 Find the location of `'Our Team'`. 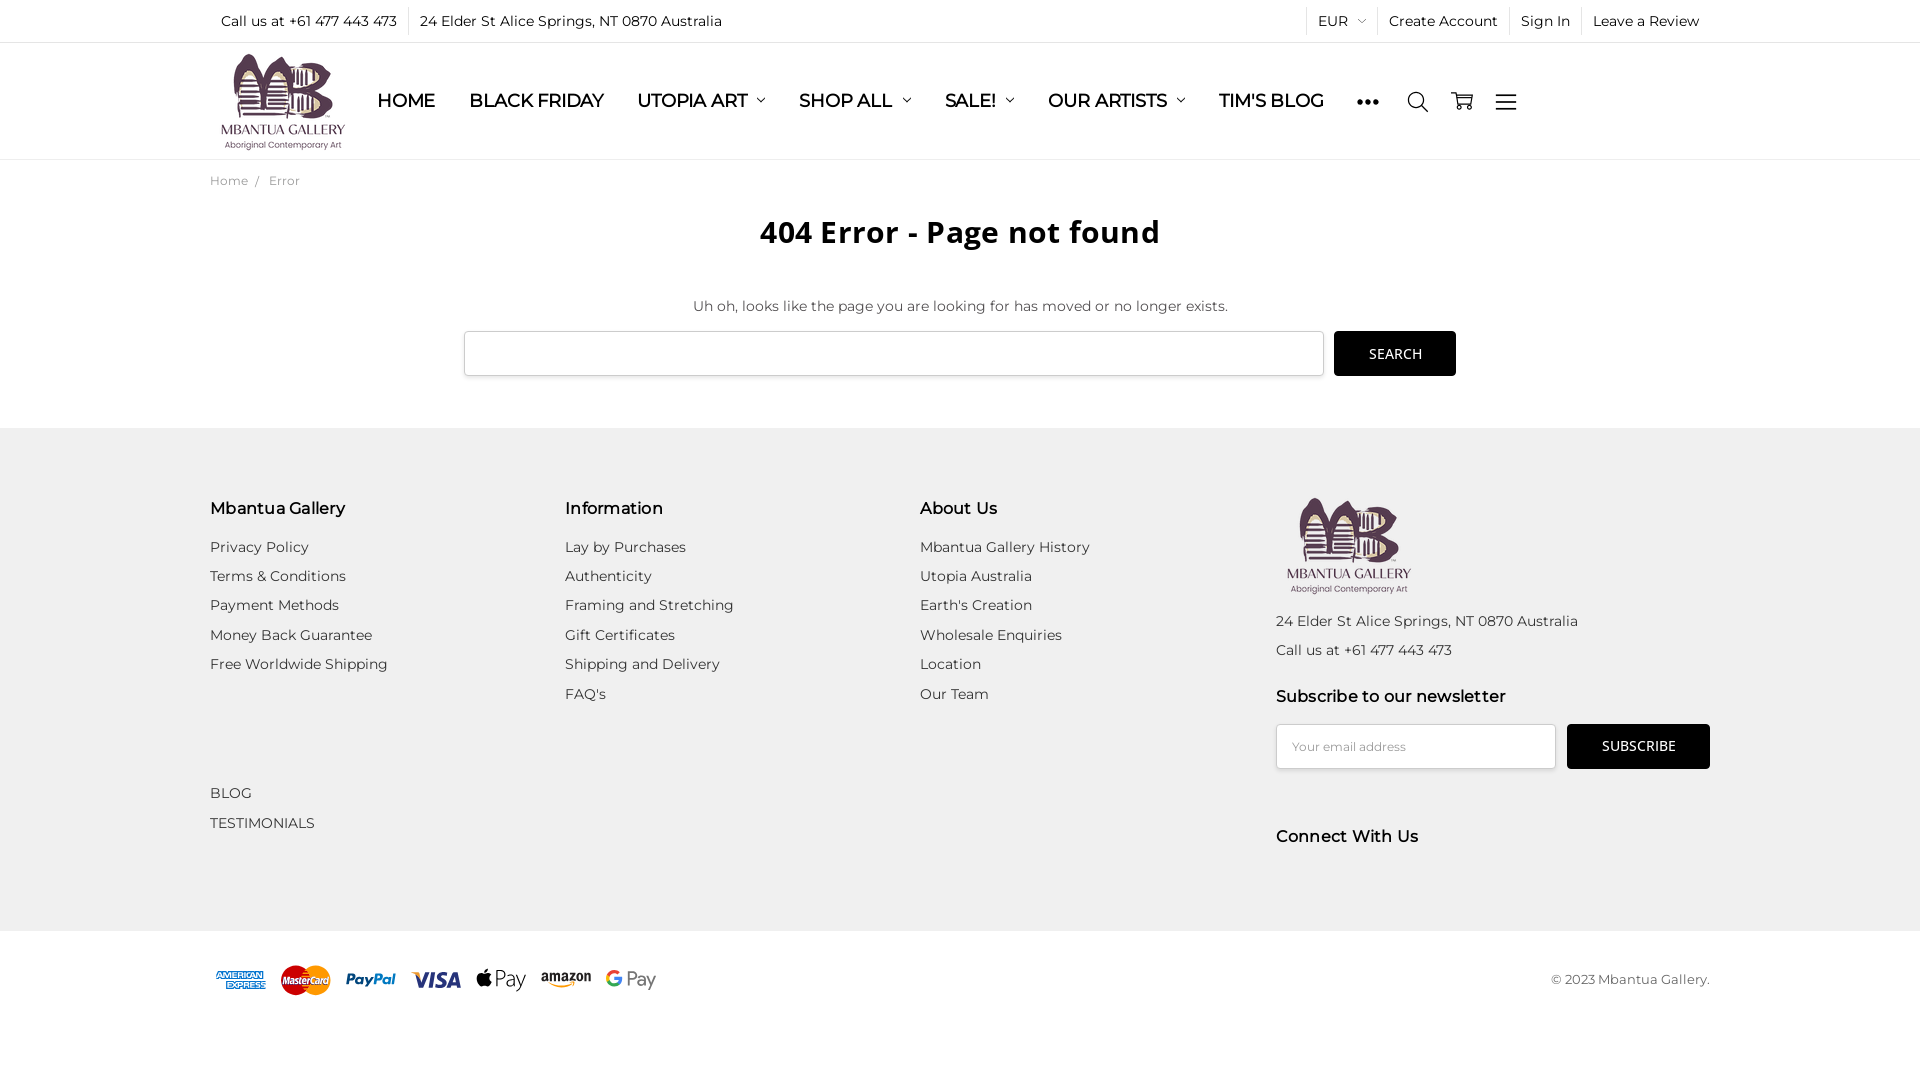

'Our Team' is located at coordinates (953, 693).